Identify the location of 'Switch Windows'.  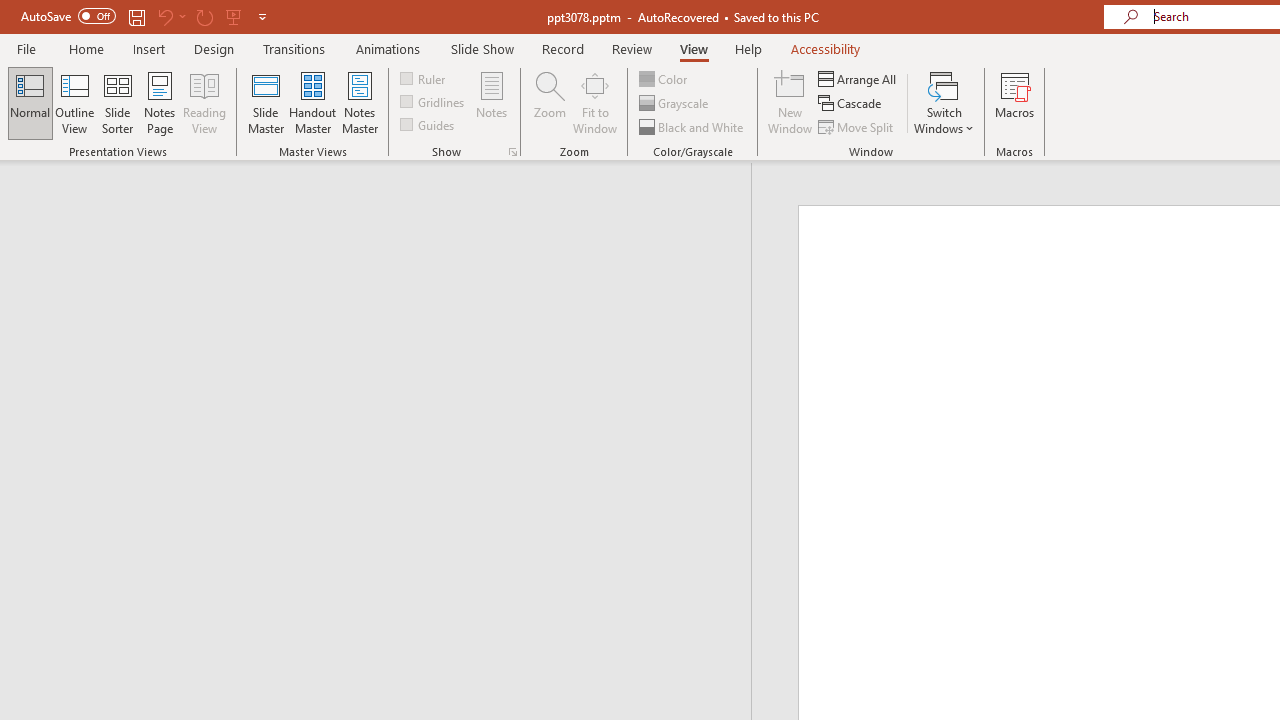
(943, 103).